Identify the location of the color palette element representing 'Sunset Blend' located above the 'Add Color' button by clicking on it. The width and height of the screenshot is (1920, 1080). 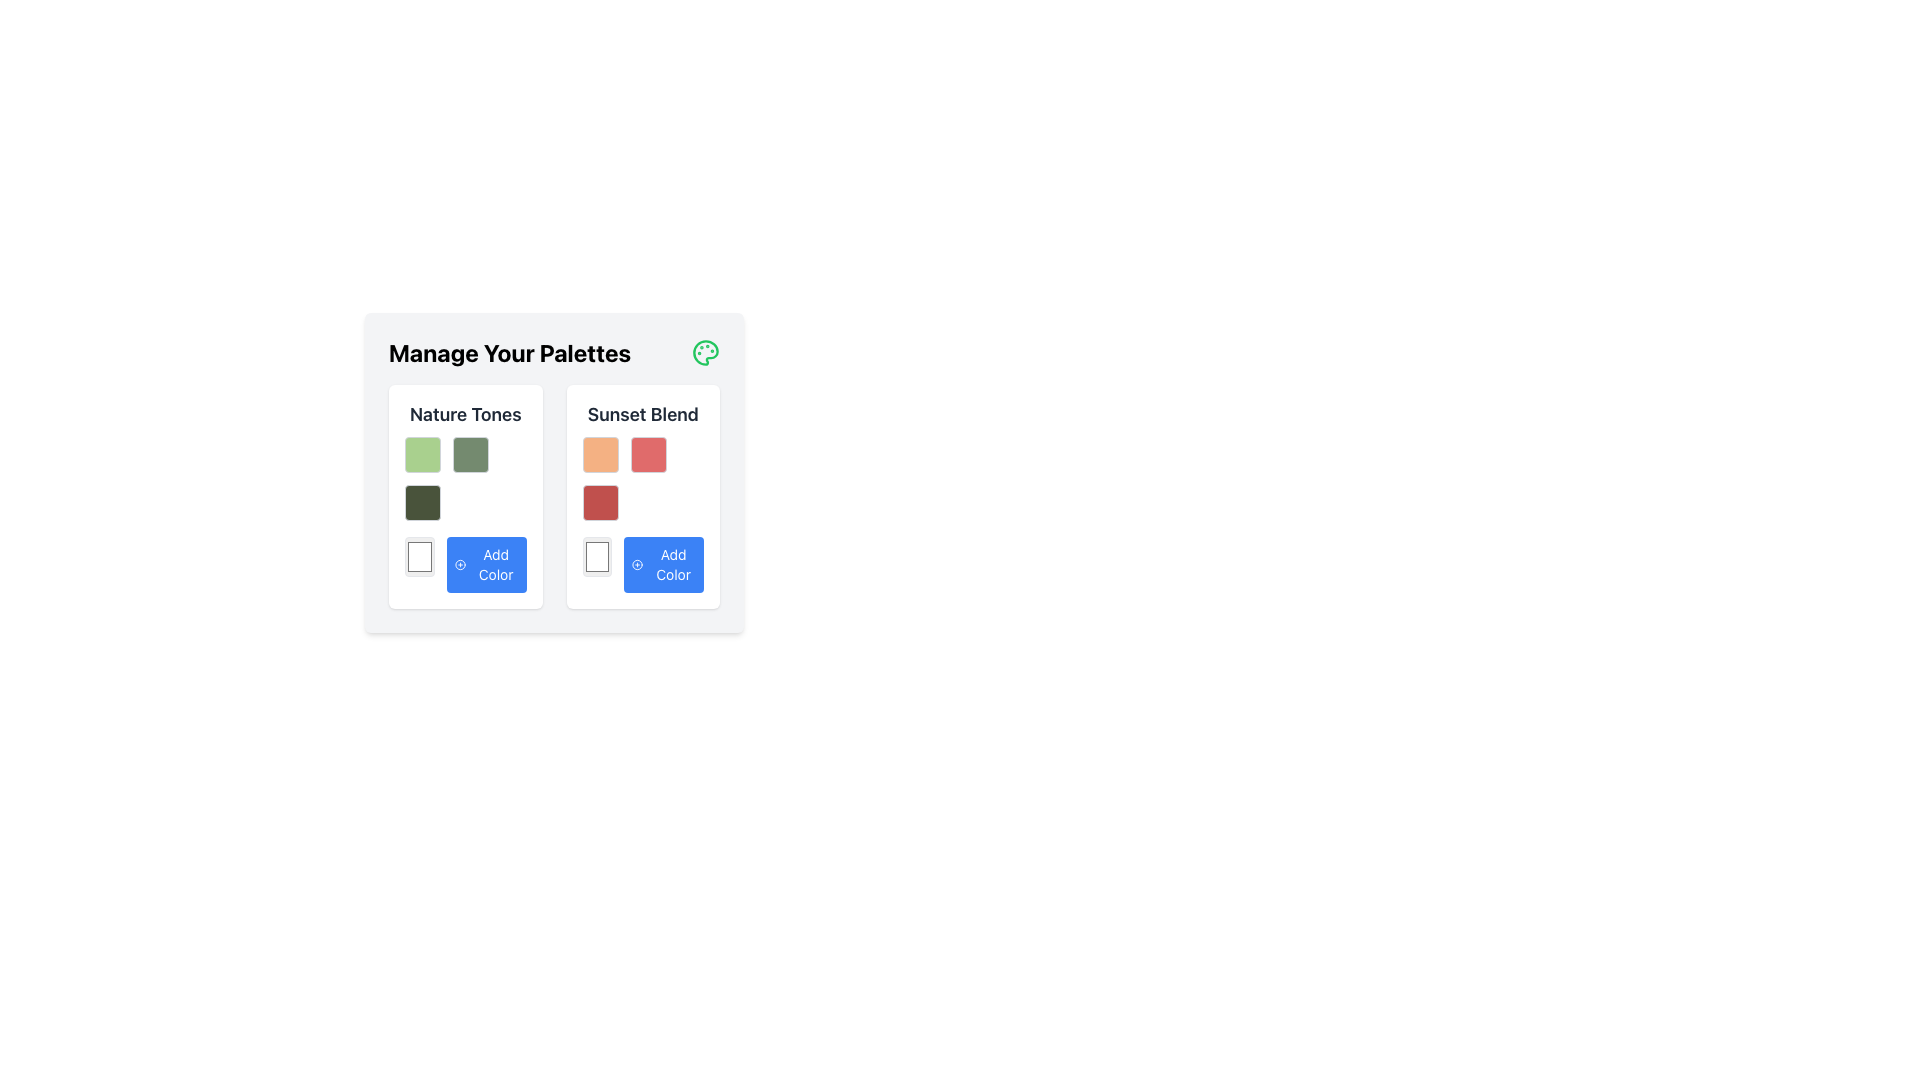
(643, 478).